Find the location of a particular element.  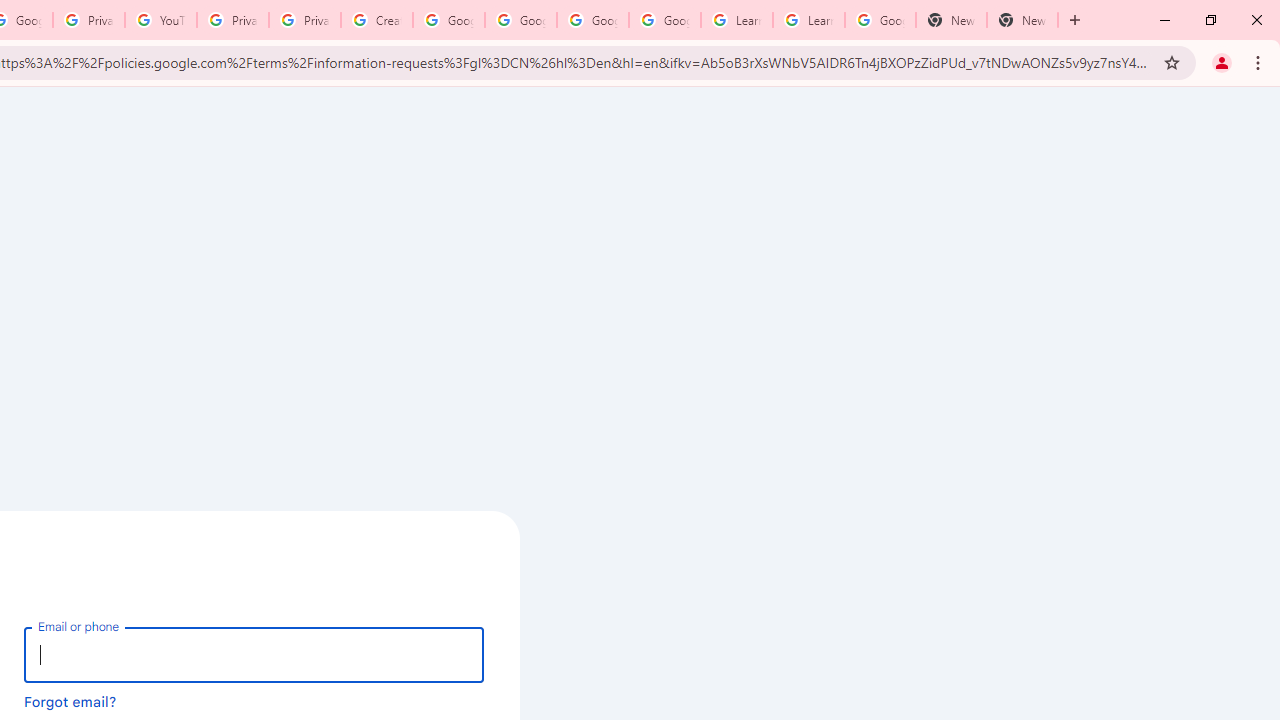

'YouTube' is located at coordinates (161, 20).